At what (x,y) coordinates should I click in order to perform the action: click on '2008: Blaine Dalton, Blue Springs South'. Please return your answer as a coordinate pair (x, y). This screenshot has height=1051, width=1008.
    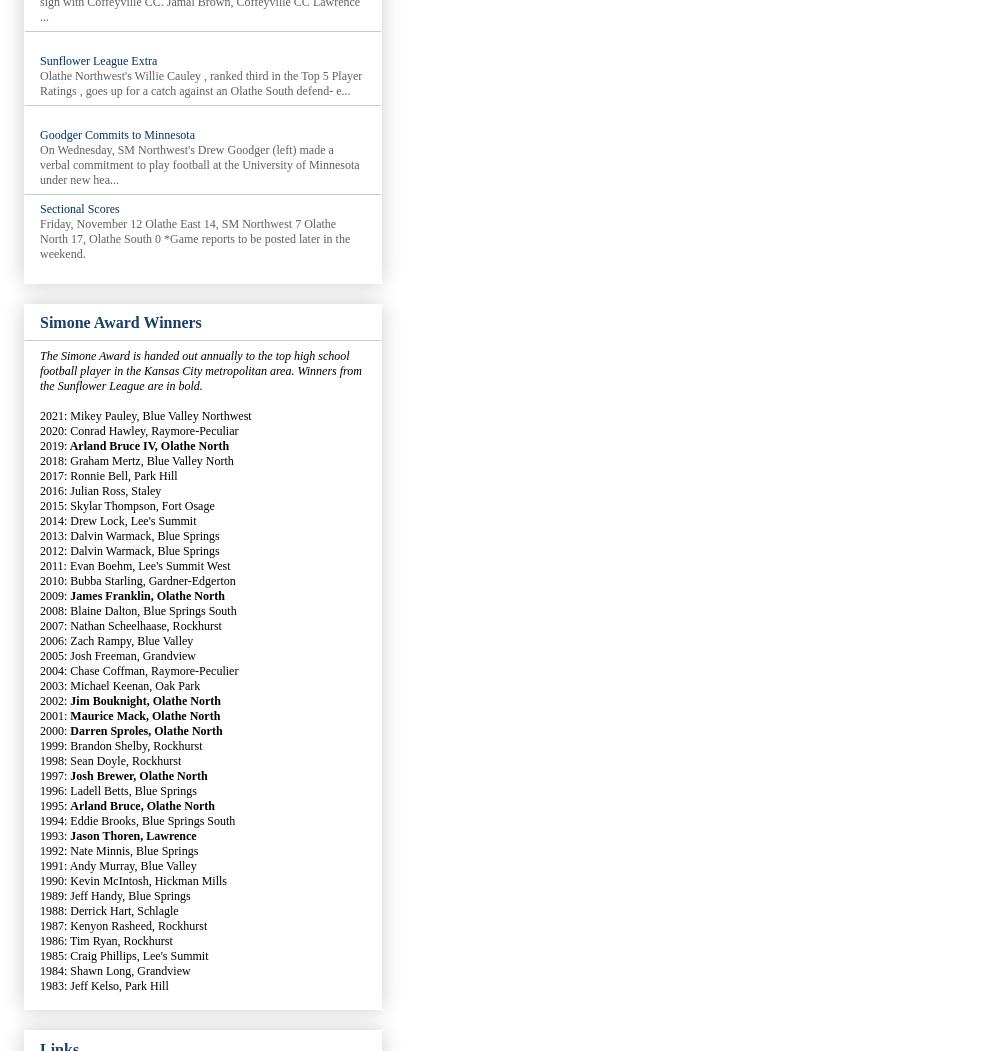
    Looking at the image, I should click on (137, 610).